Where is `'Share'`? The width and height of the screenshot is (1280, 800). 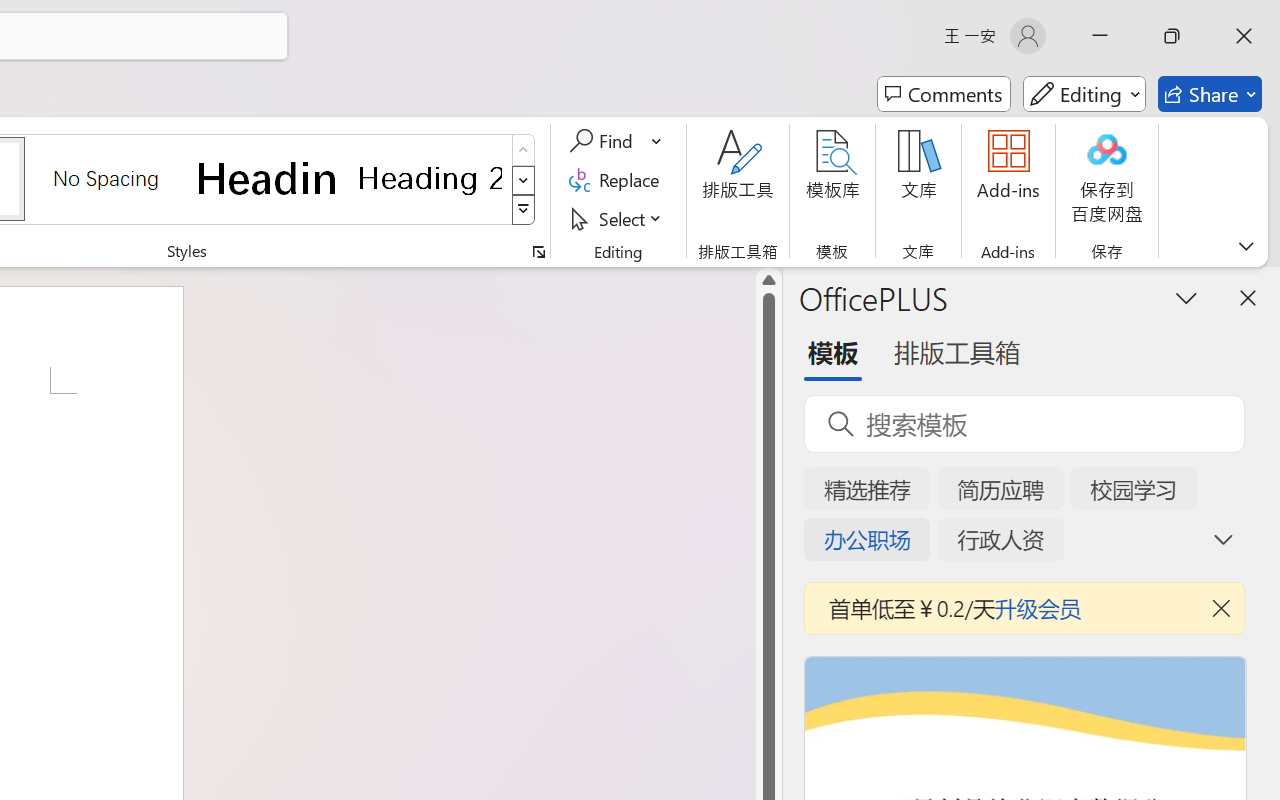 'Share' is located at coordinates (1209, 94).